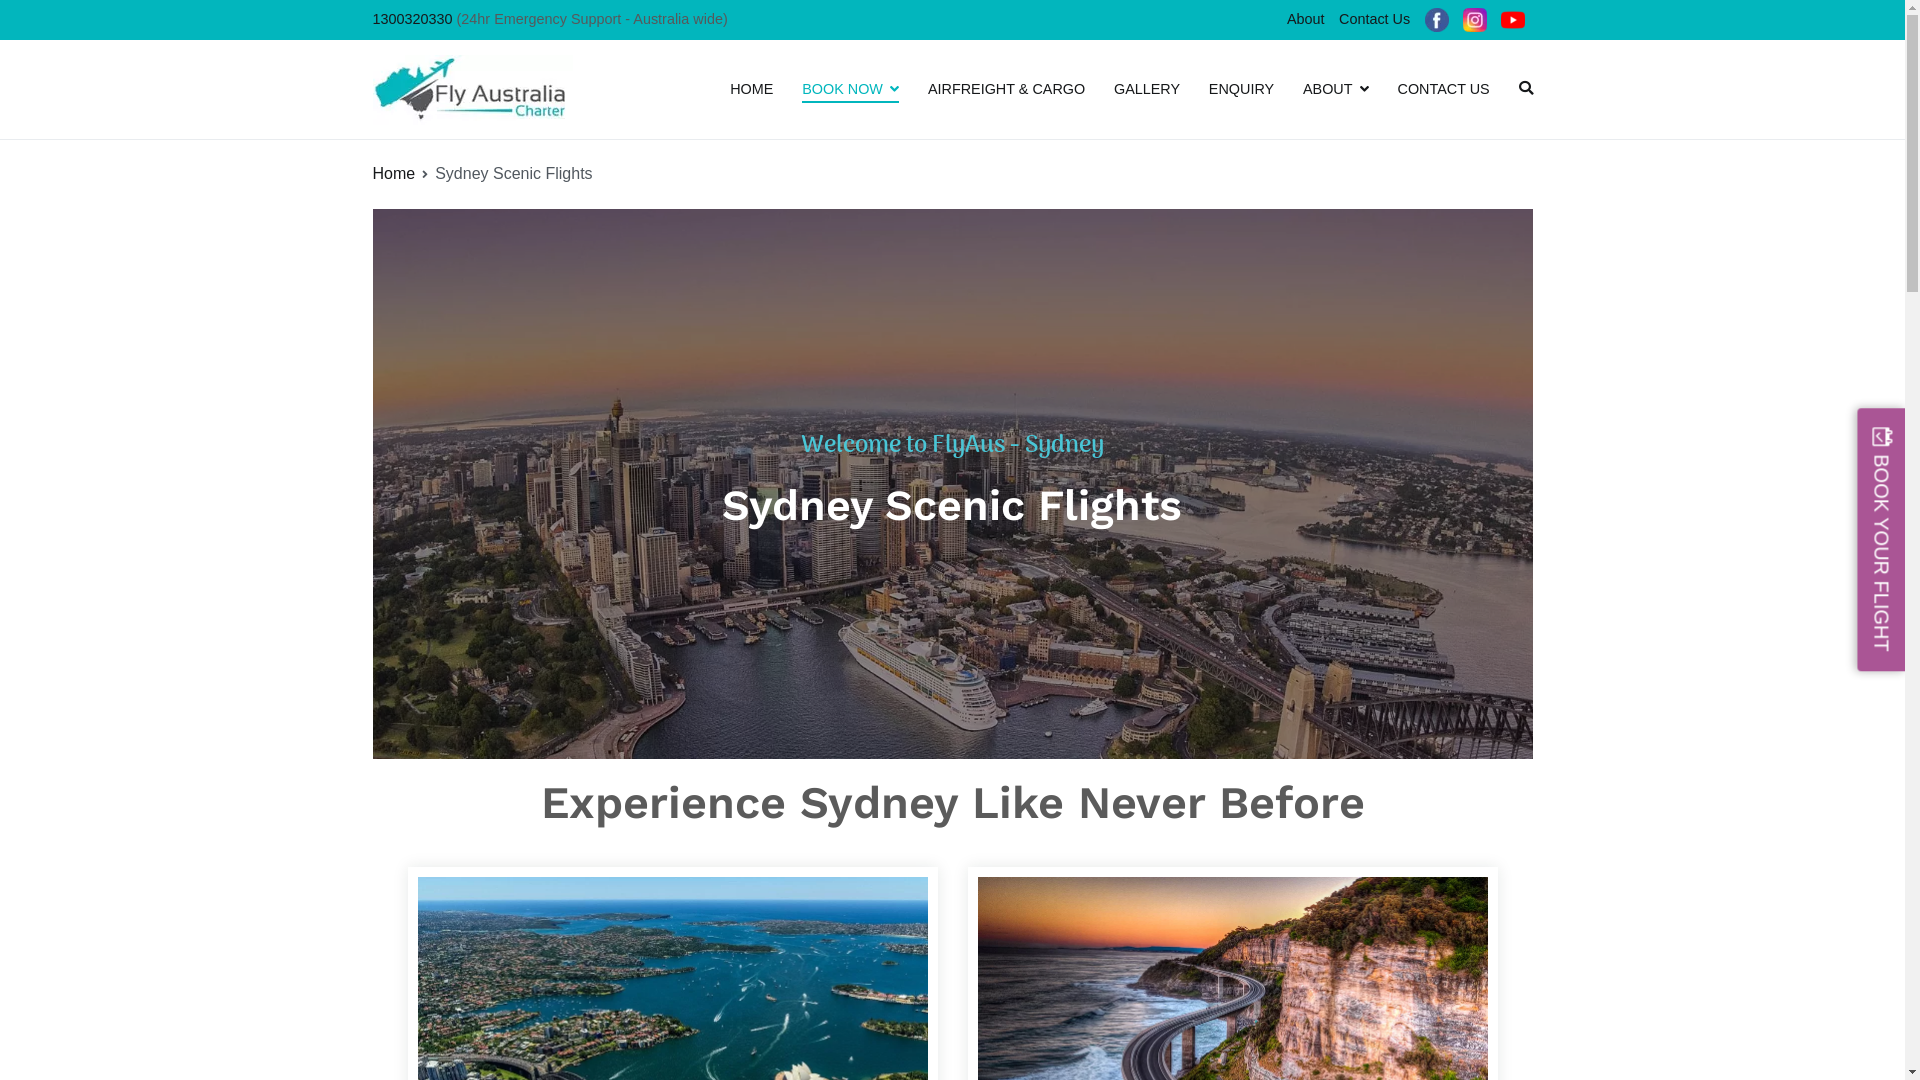 The width and height of the screenshot is (1920, 1080). Describe the element at coordinates (1006, 88) in the screenshot. I see `'AIRFREIGHT & CARGO'` at that location.